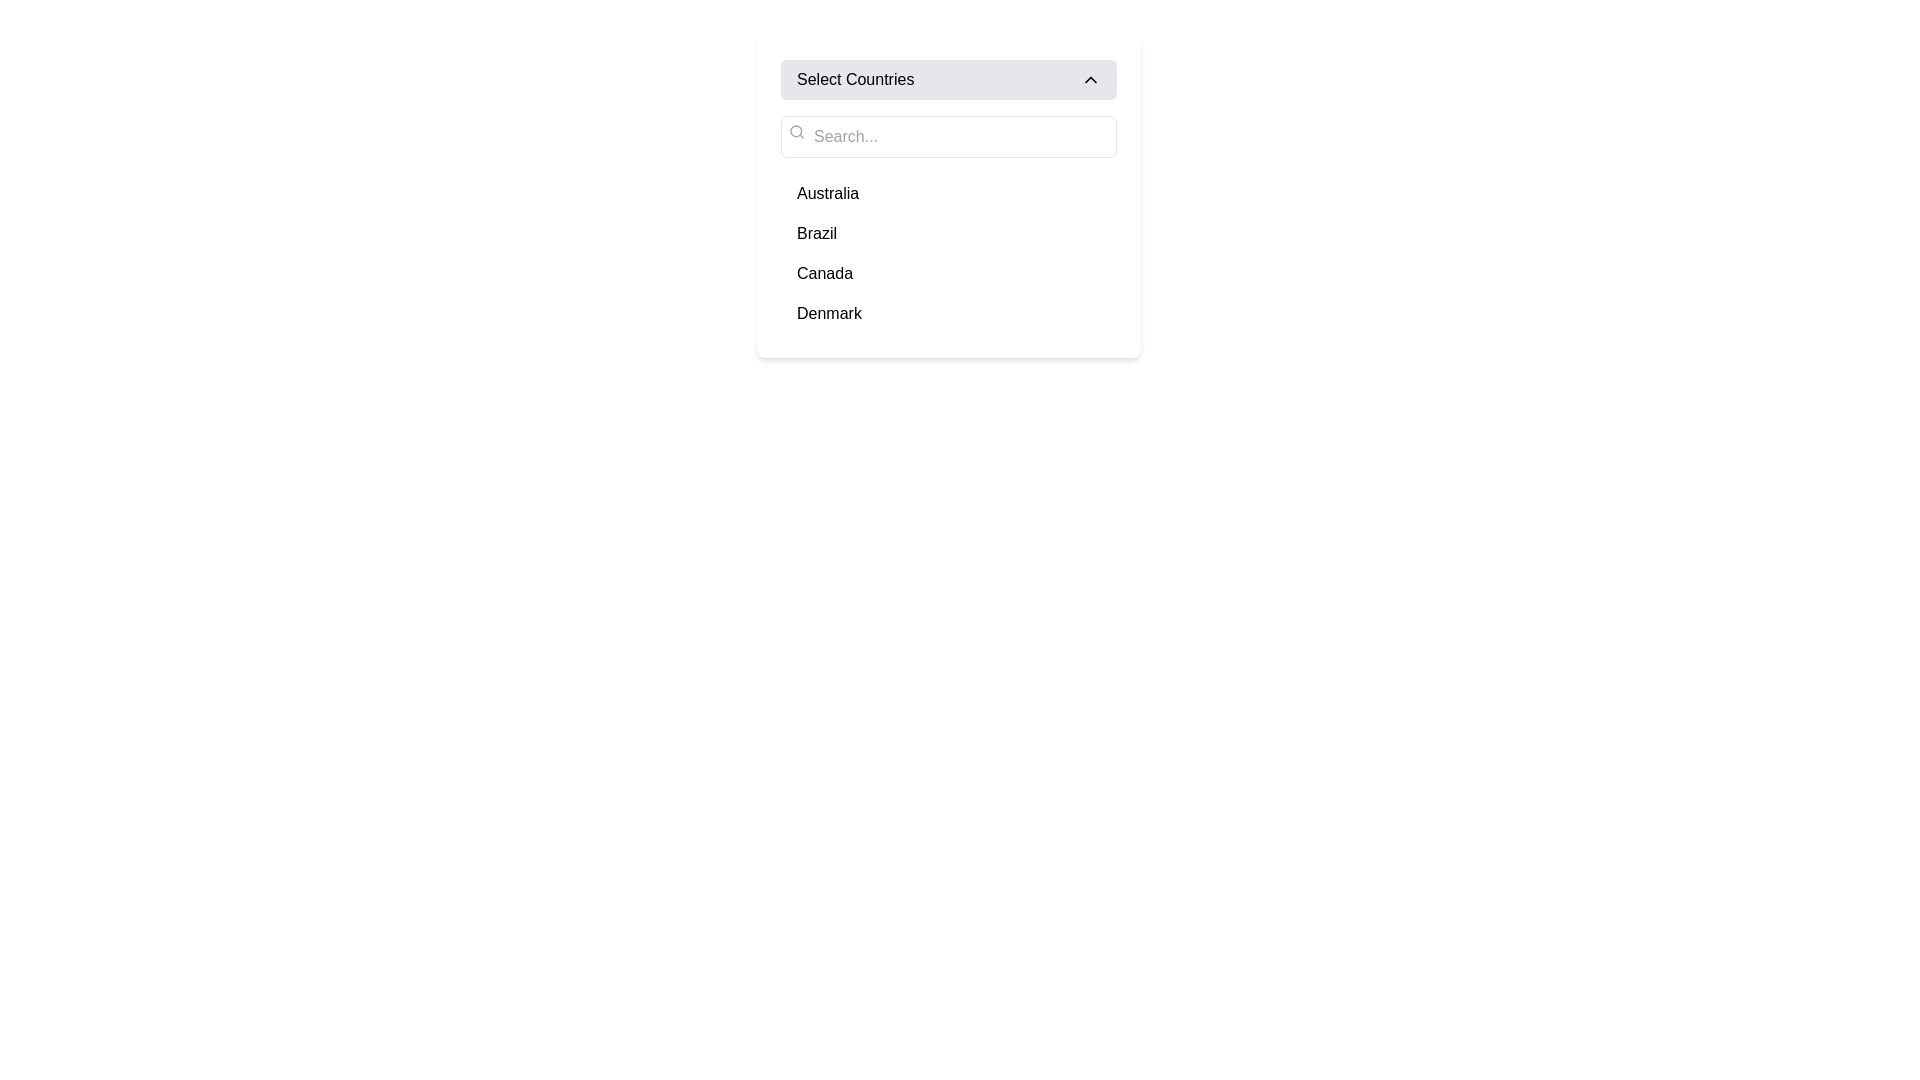  Describe the element at coordinates (948, 224) in the screenshot. I see `the selectable item in the dropdown menu for previewing options related to 'Select Countries'` at that location.